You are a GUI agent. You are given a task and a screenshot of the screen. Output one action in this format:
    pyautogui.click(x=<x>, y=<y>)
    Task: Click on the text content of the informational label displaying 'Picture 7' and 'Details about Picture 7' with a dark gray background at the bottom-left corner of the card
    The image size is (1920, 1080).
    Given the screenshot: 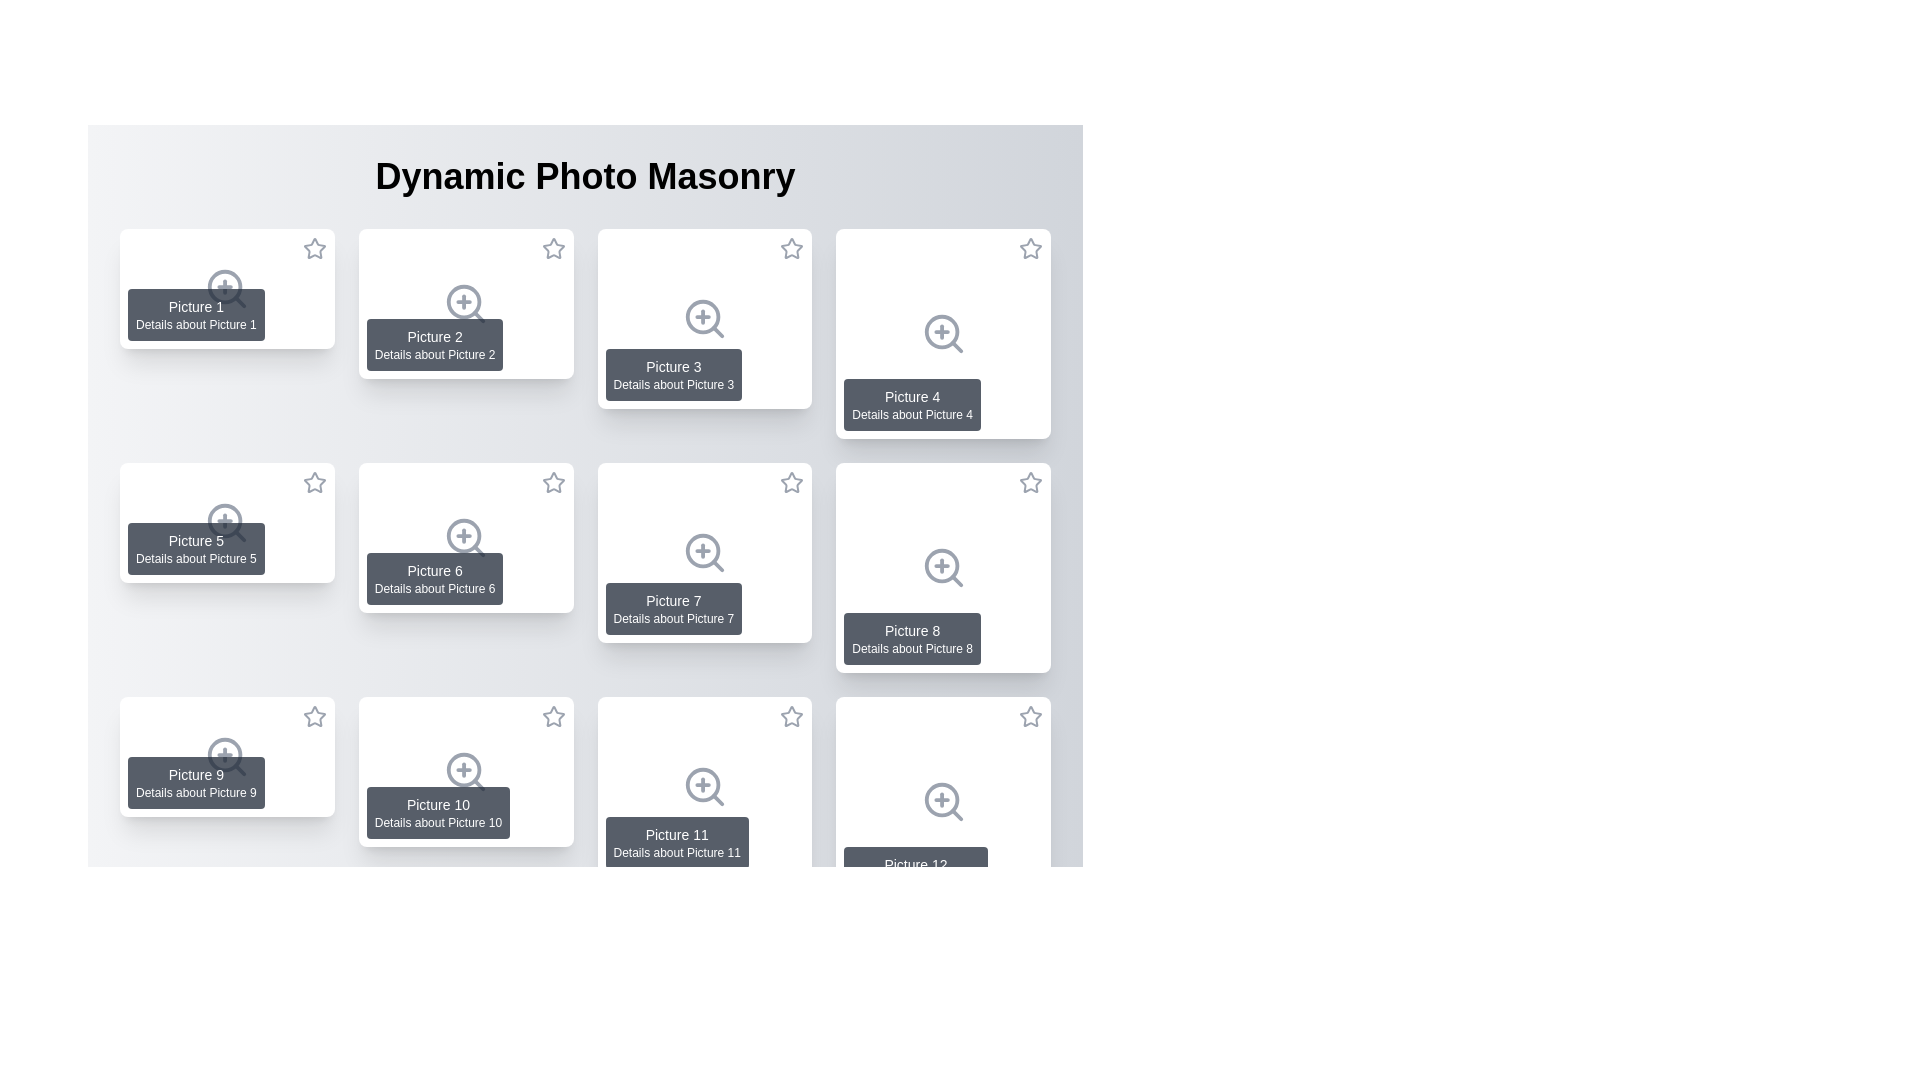 What is the action you would take?
    pyautogui.click(x=673, y=608)
    